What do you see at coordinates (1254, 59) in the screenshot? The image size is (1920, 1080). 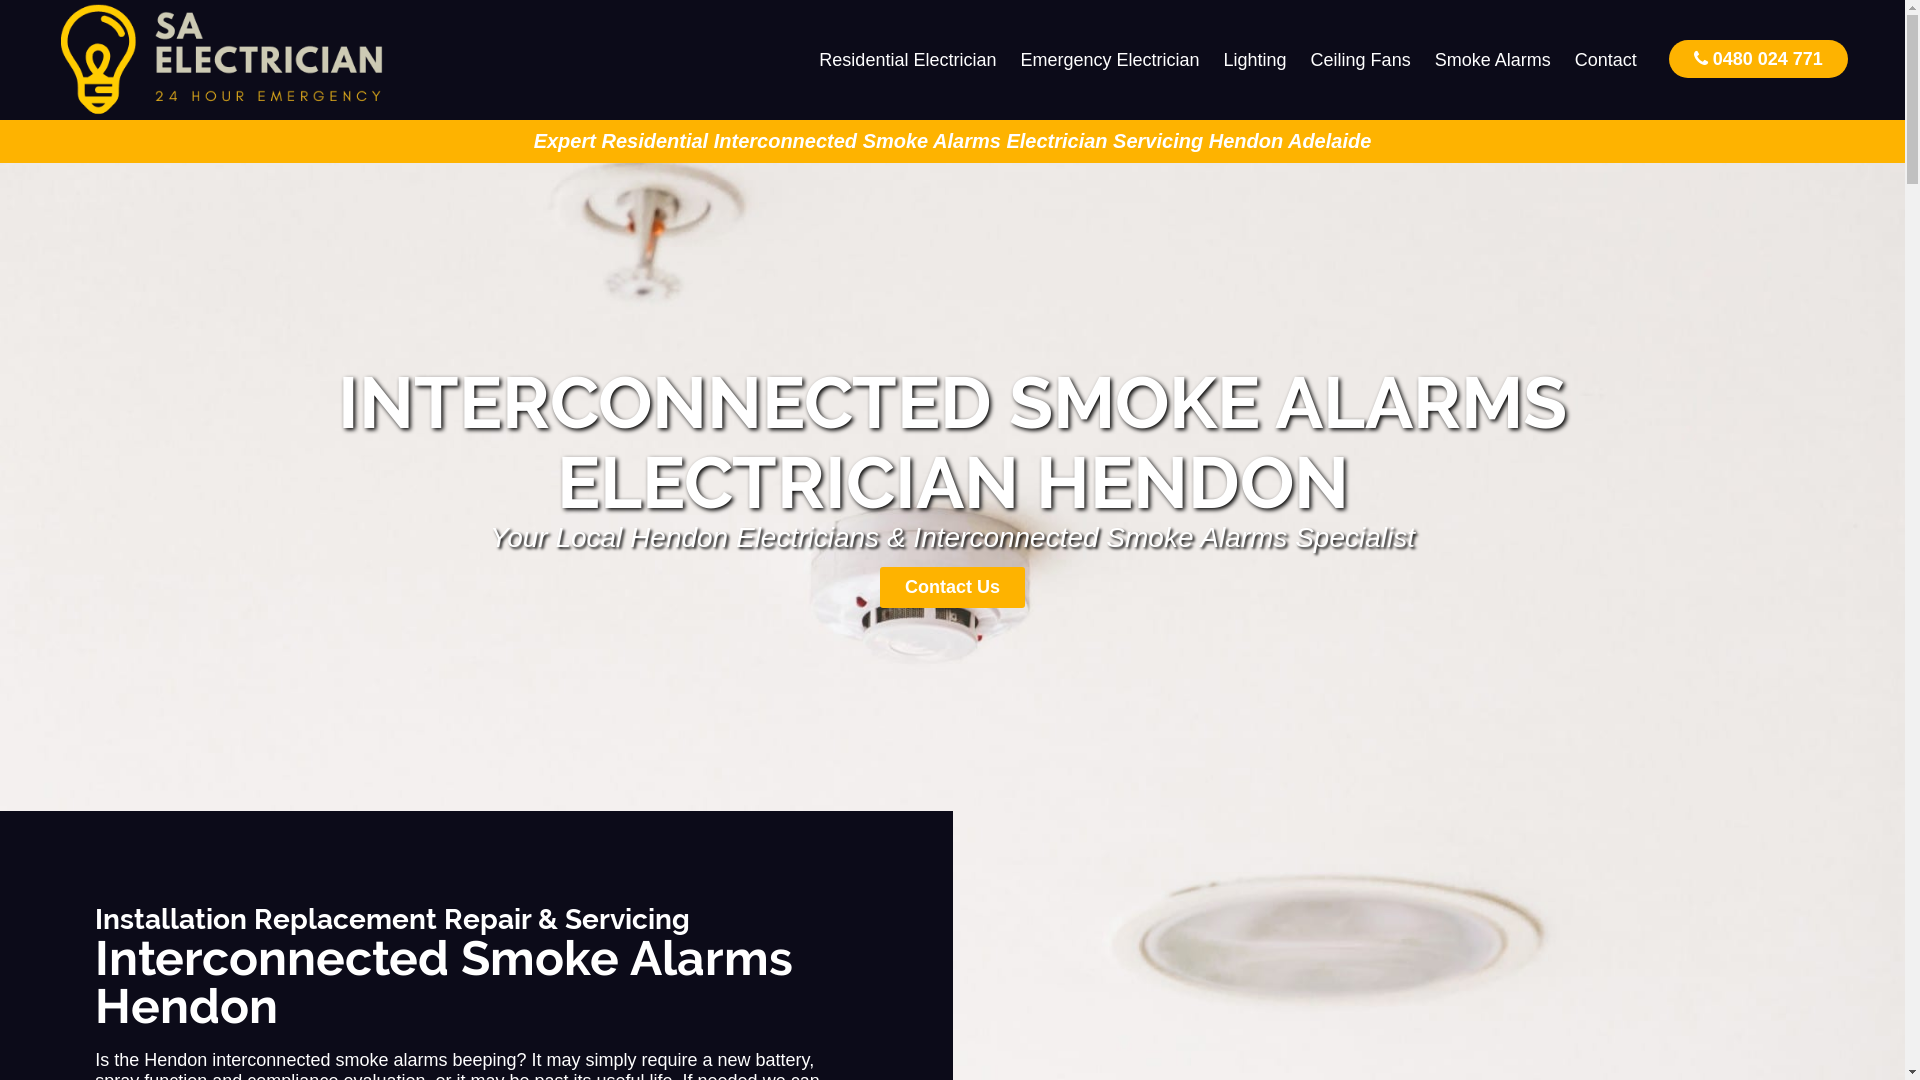 I see `'Lighting'` at bounding box center [1254, 59].